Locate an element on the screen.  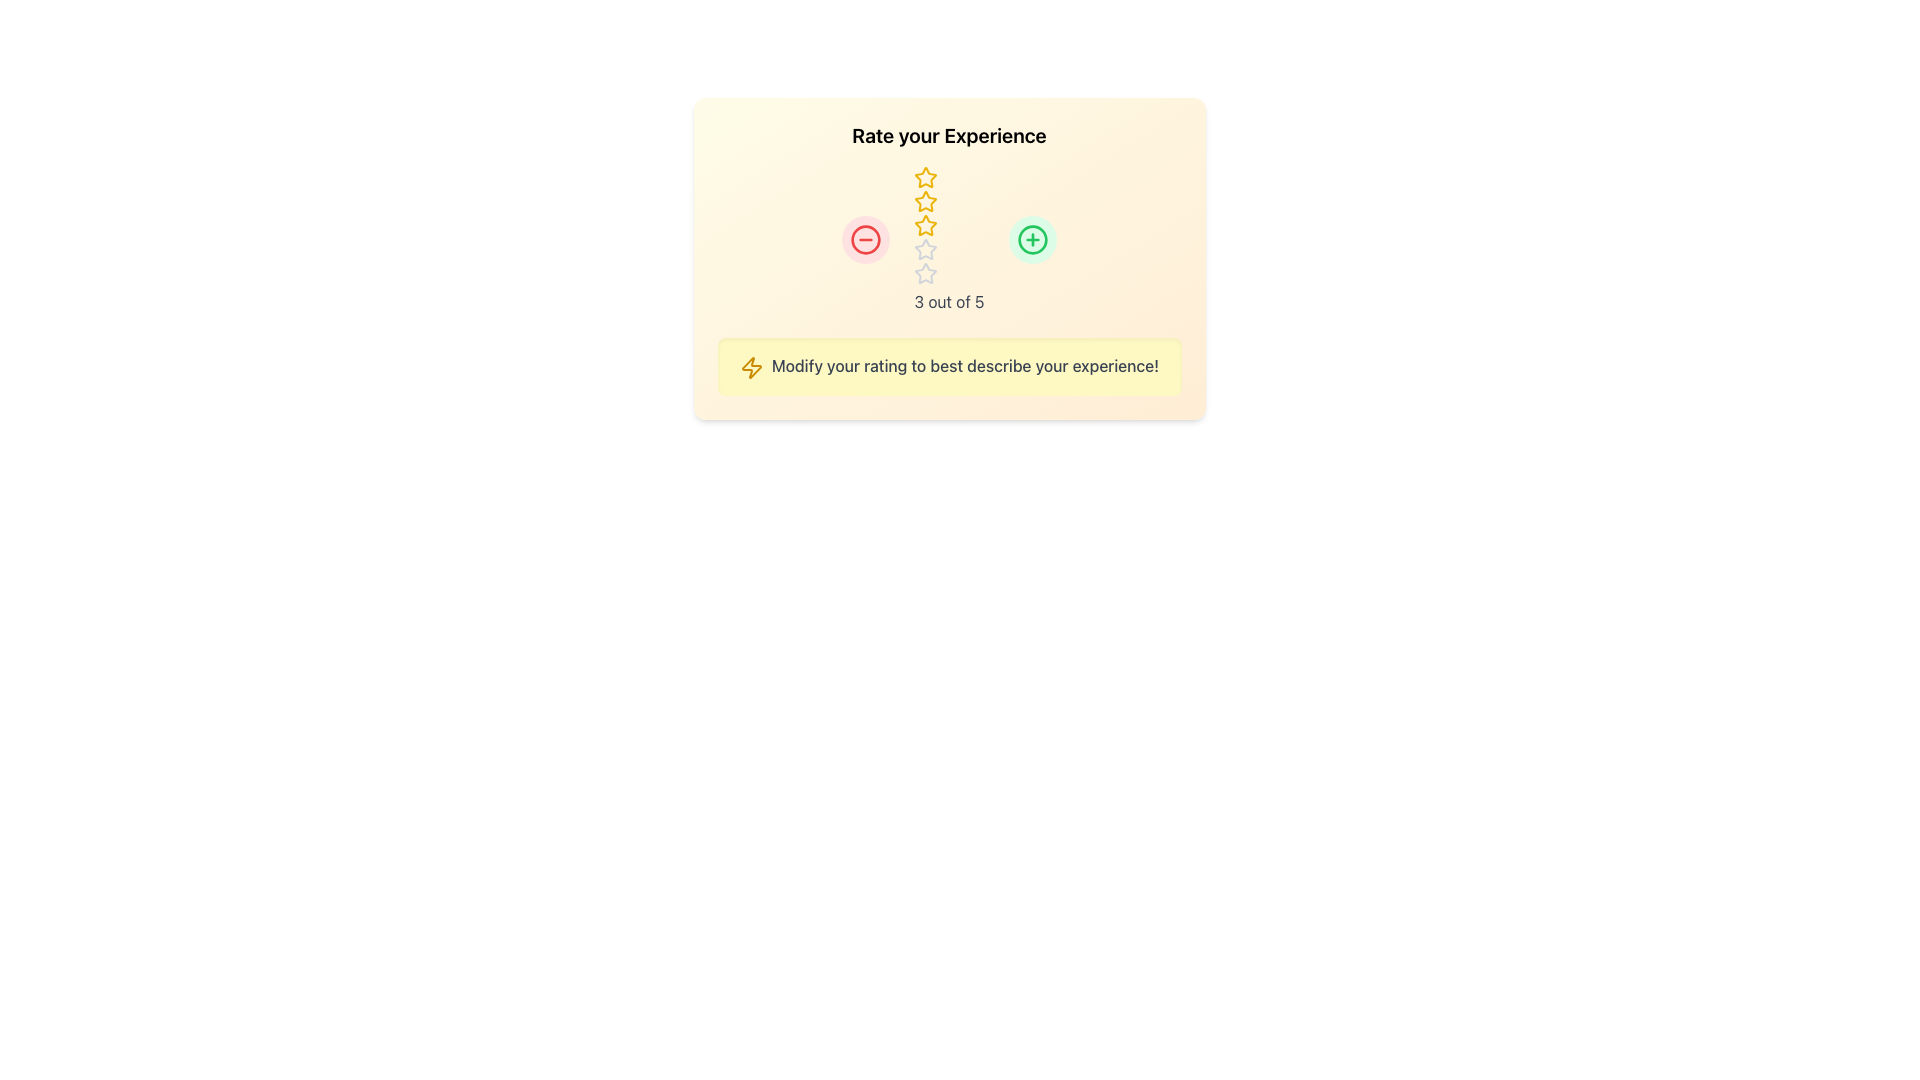
the third yellow star icon with a hollow center in the rating component below the 'Rate your Experience' heading is located at coordinates (925, 201).